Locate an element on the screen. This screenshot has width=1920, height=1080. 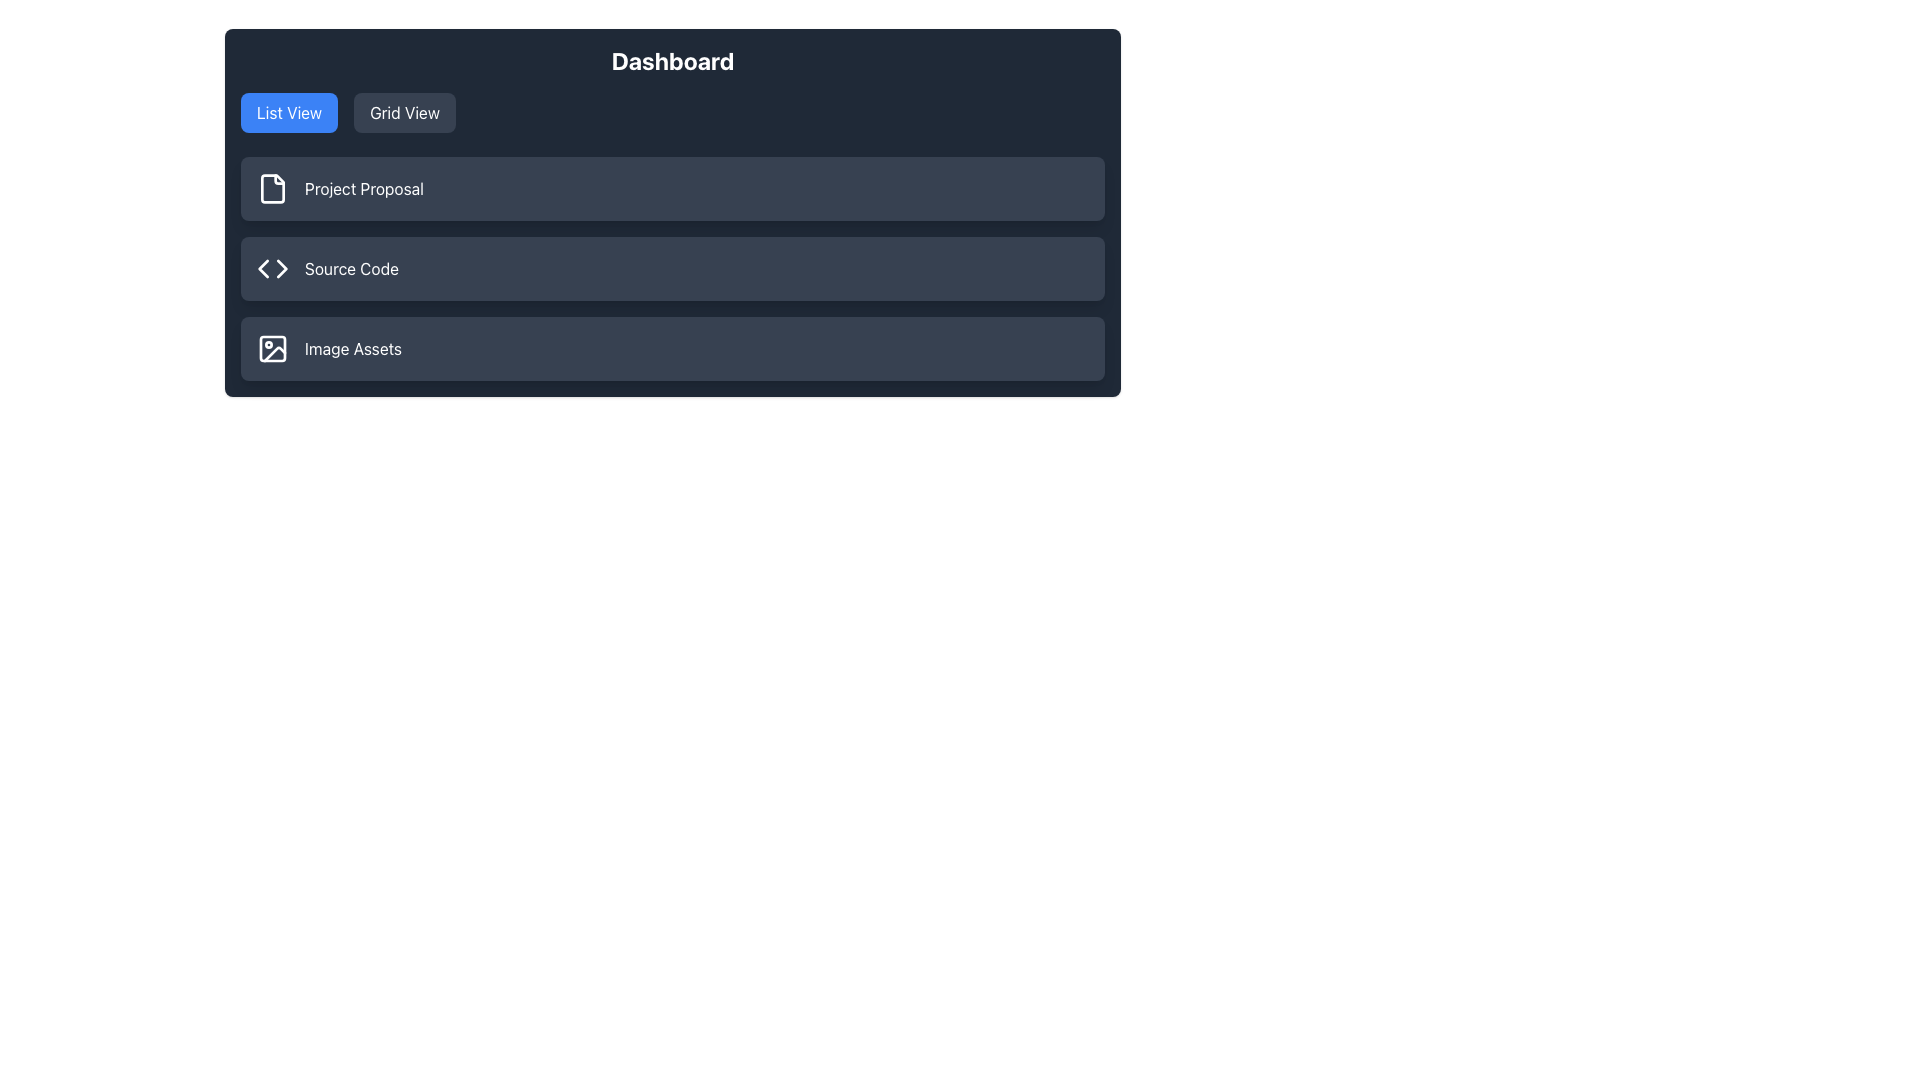
the compact file icon with a dark theme and white outline, located to the left of the 'Project Proposal' text in the first row of the card-like UI under the 'Dashboard' heading is located at coordinates (272, 189).